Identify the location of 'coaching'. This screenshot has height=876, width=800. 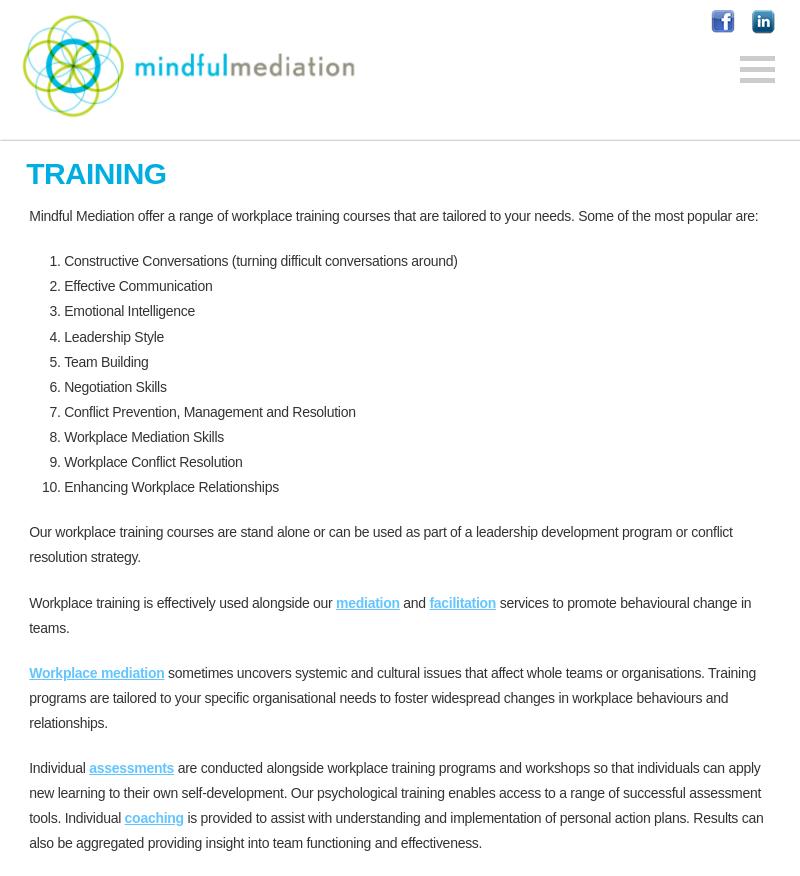
(153, 817).